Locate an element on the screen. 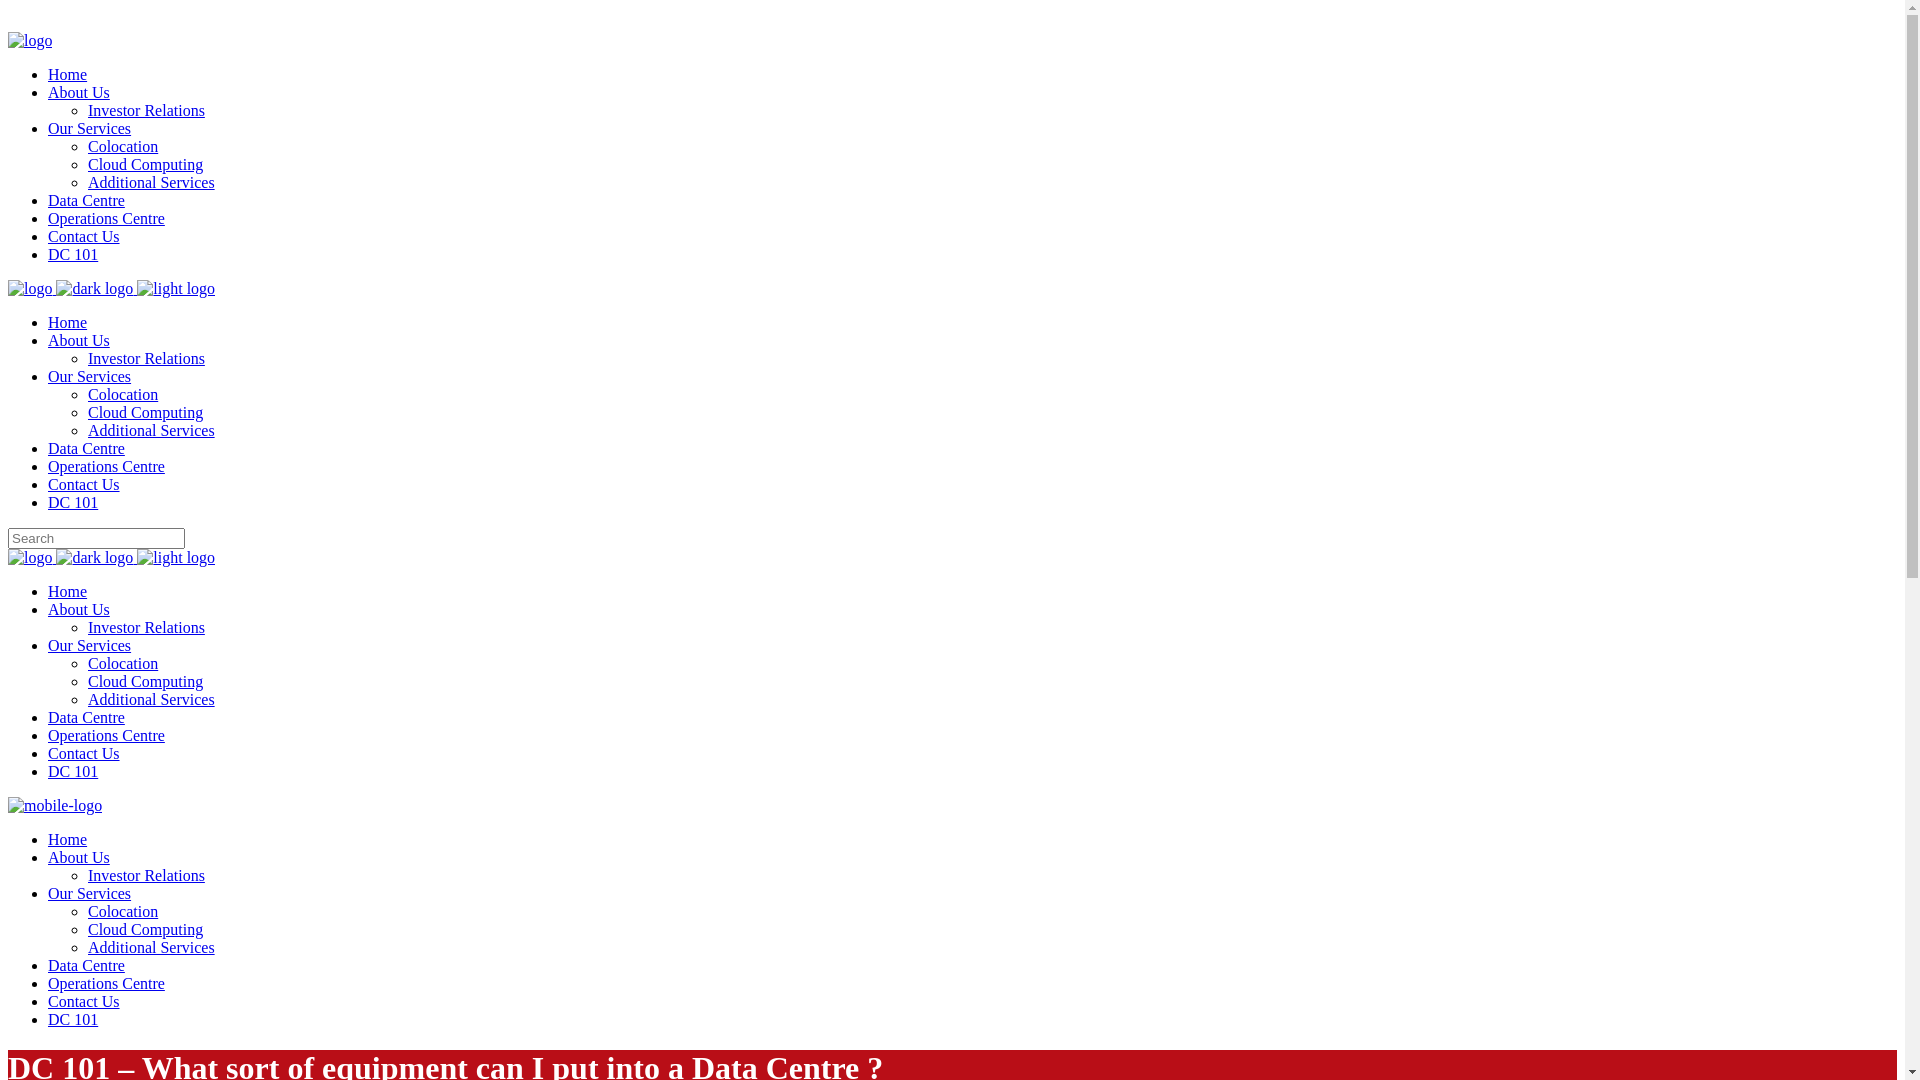 The image size is (1920, 1080). 'Additional Services' is located at coordinates (86, 946).